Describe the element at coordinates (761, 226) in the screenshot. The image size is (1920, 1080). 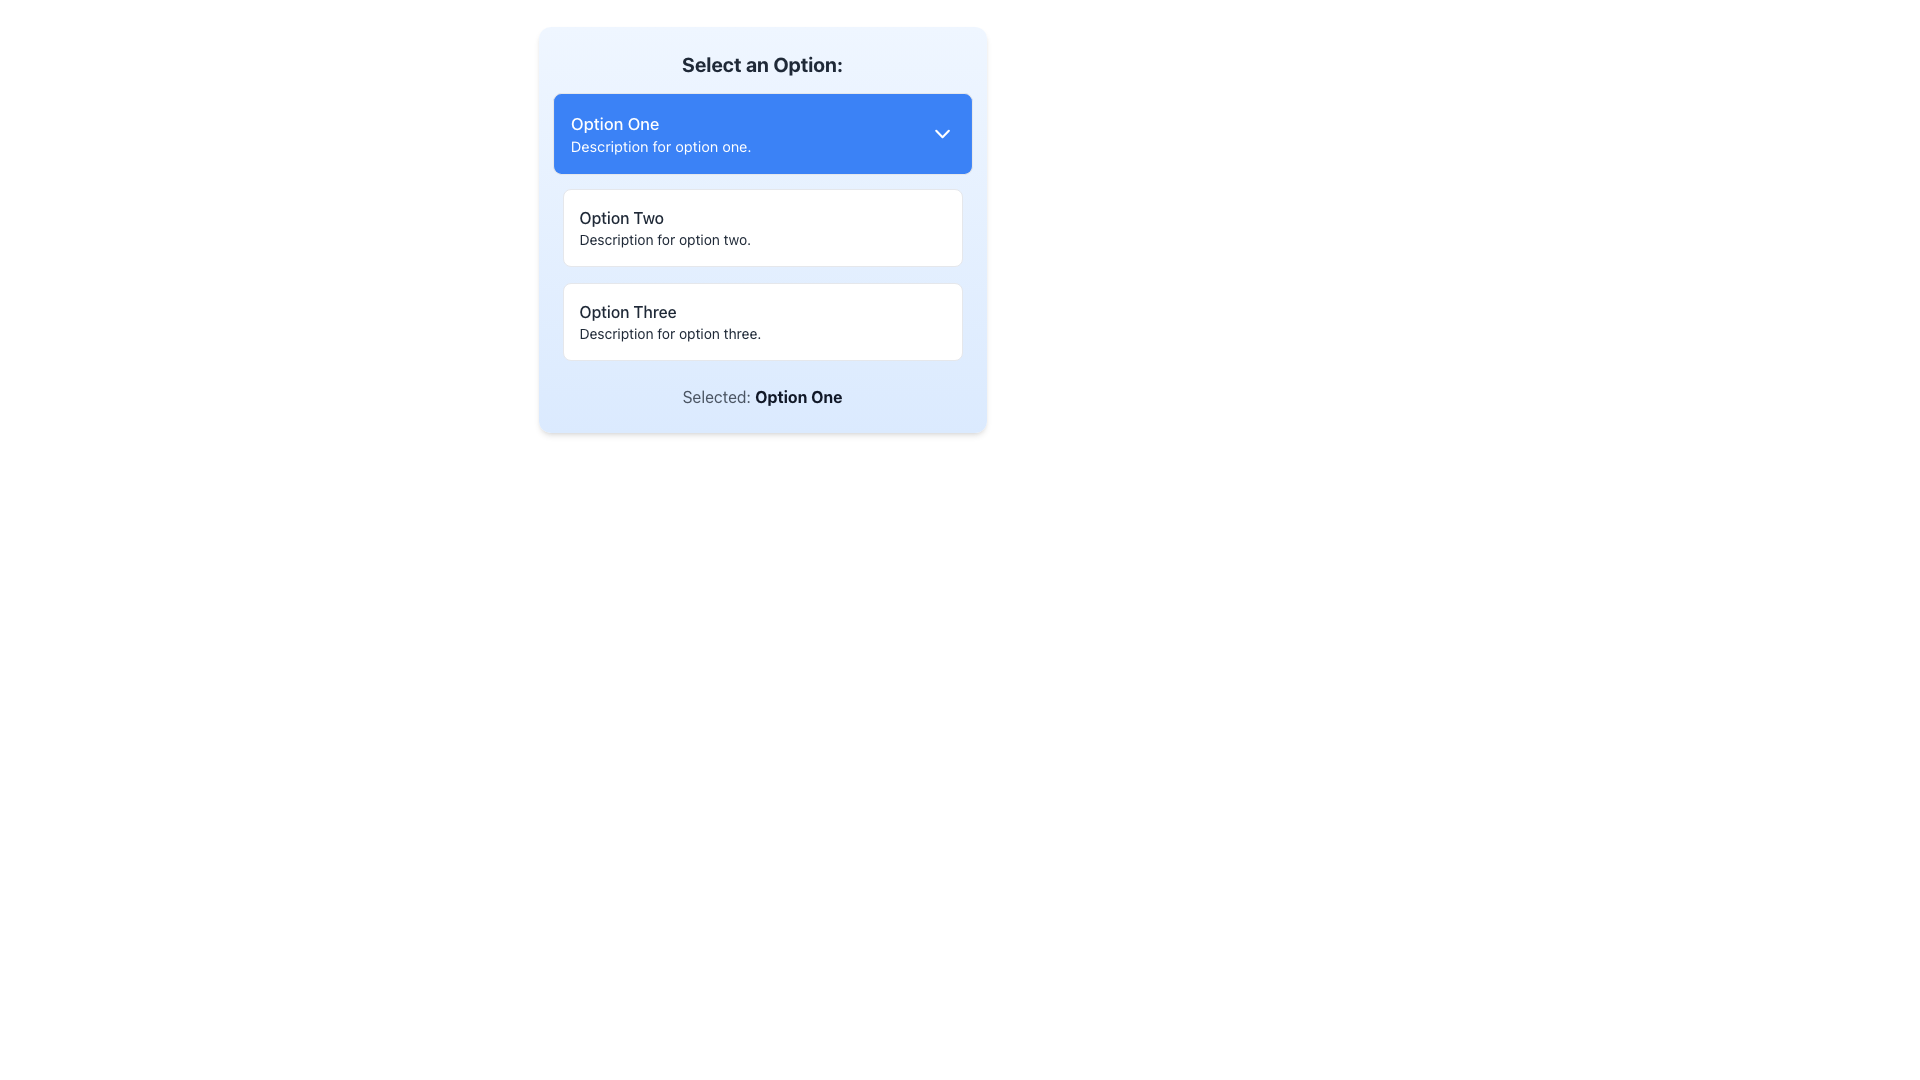
I see `the second option in the selectable list item` at that location.